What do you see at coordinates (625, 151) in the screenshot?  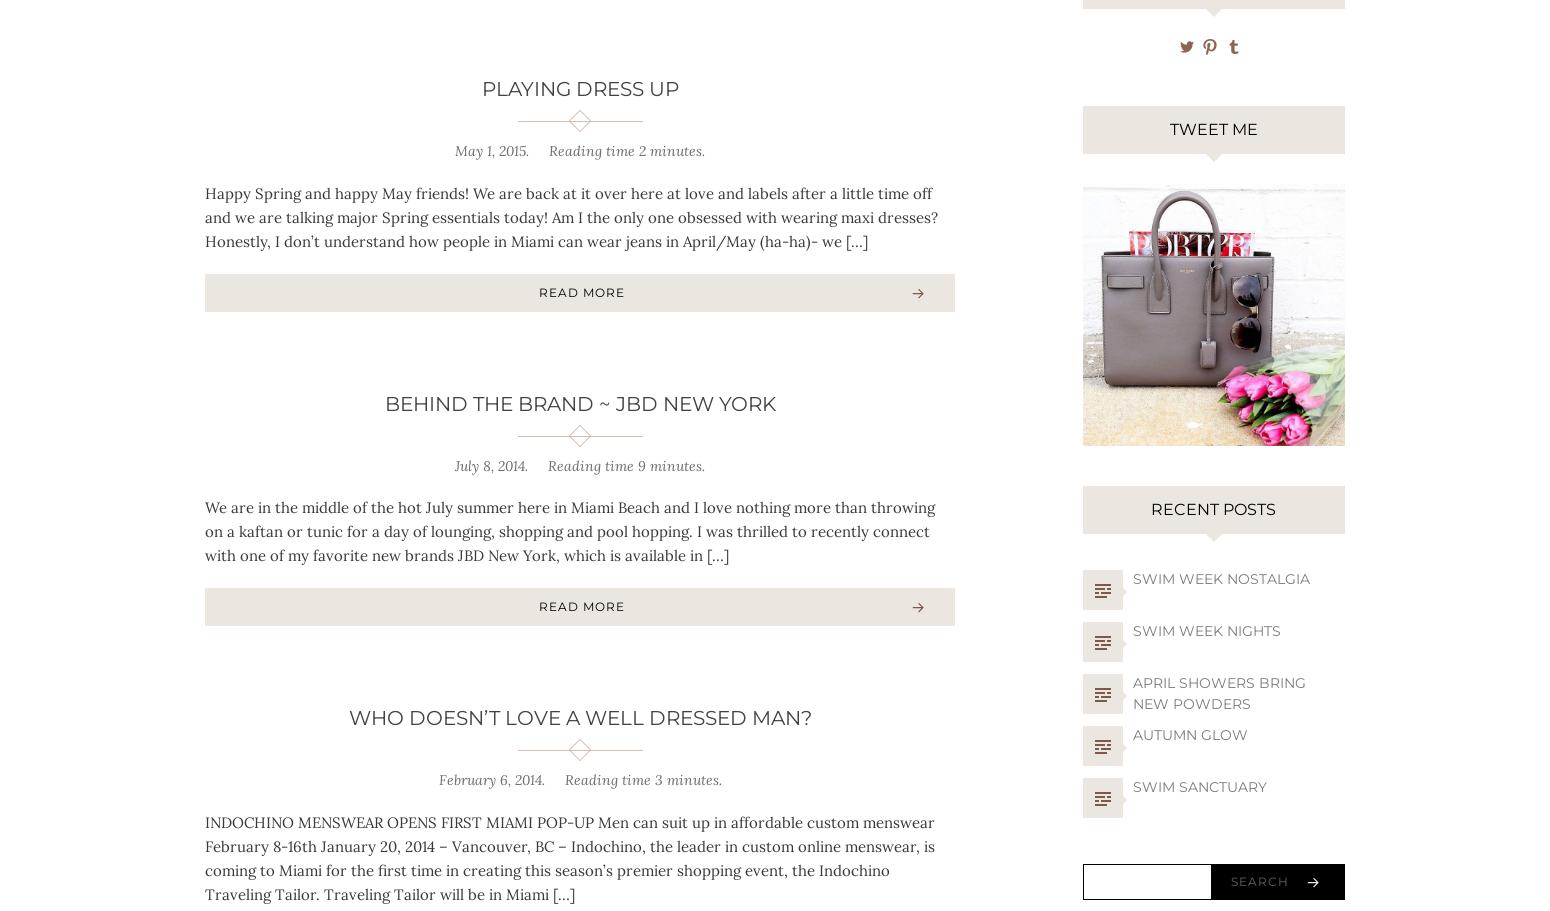 I see `'Reading time 2 minutes.'` at bounding box center [625, 151].